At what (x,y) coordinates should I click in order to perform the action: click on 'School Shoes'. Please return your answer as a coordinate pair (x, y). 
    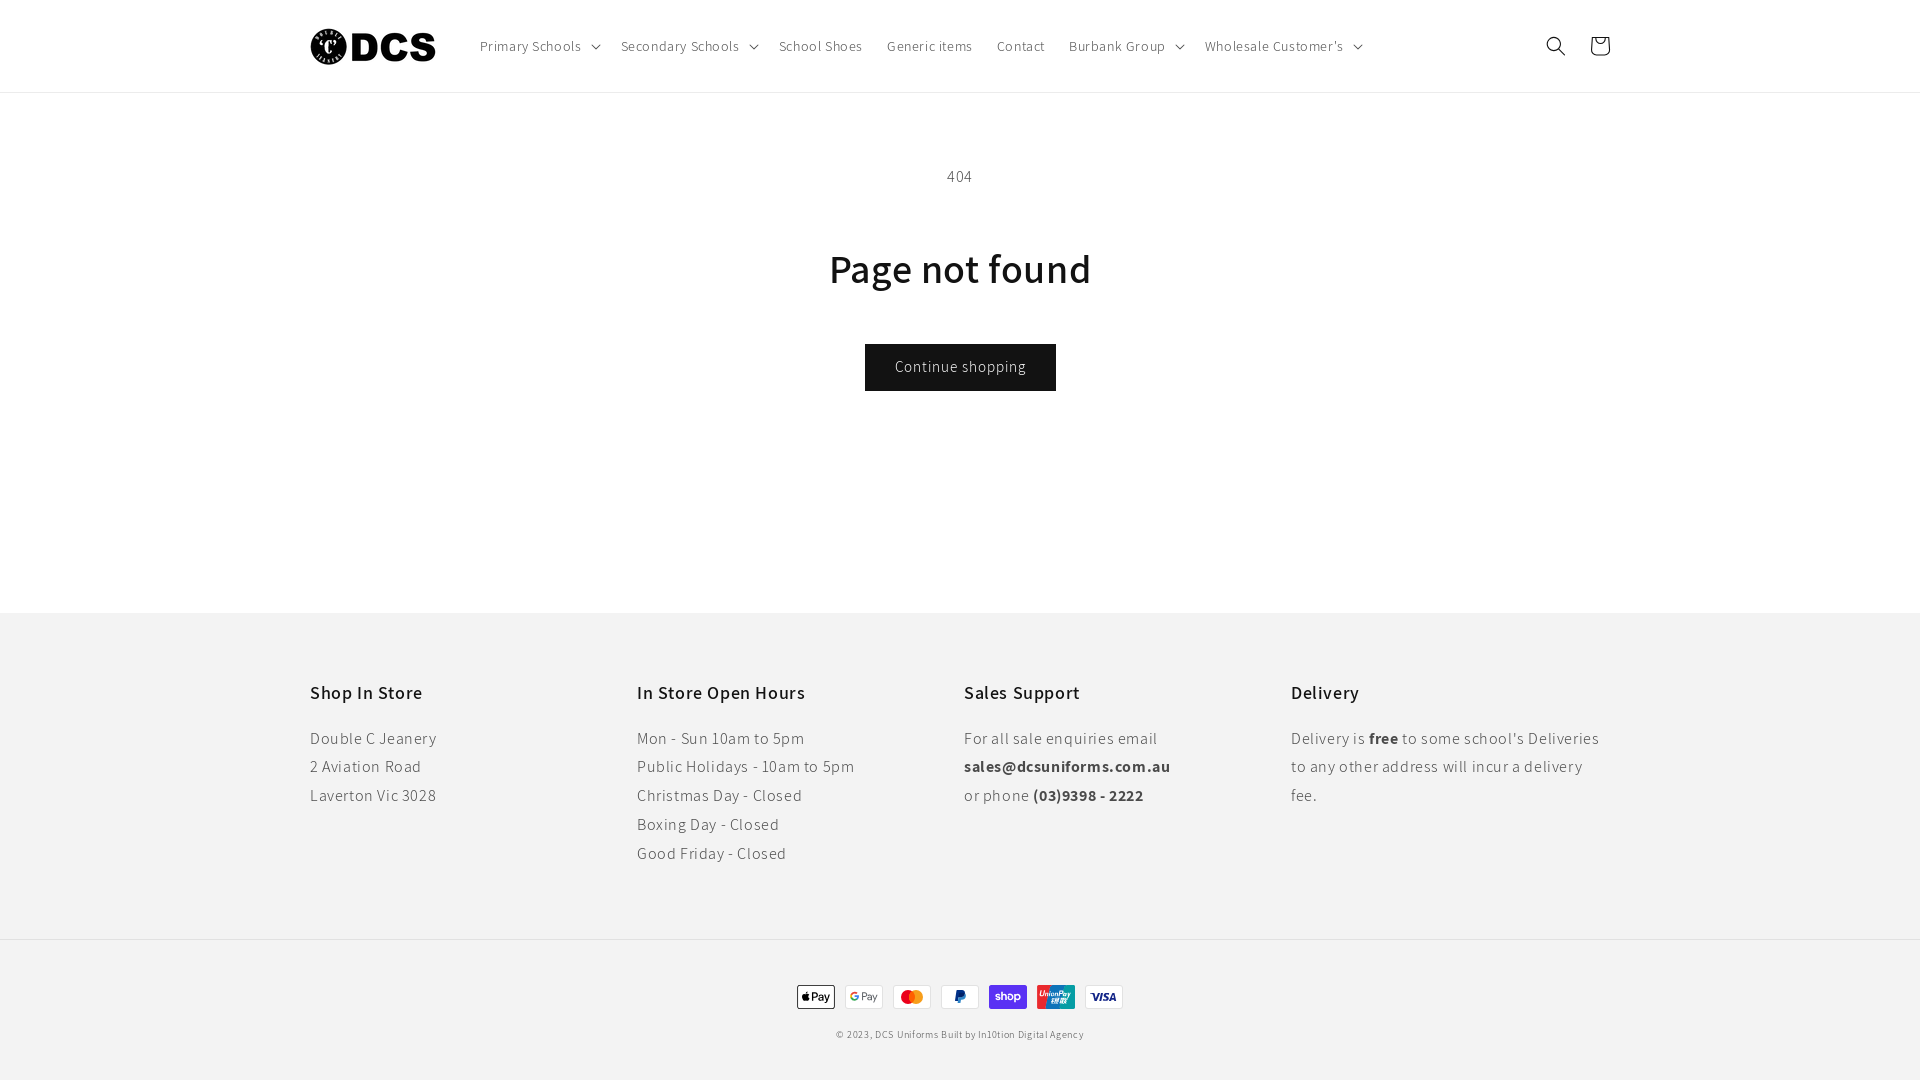
    Looking at the image, I should click on (766, 45).